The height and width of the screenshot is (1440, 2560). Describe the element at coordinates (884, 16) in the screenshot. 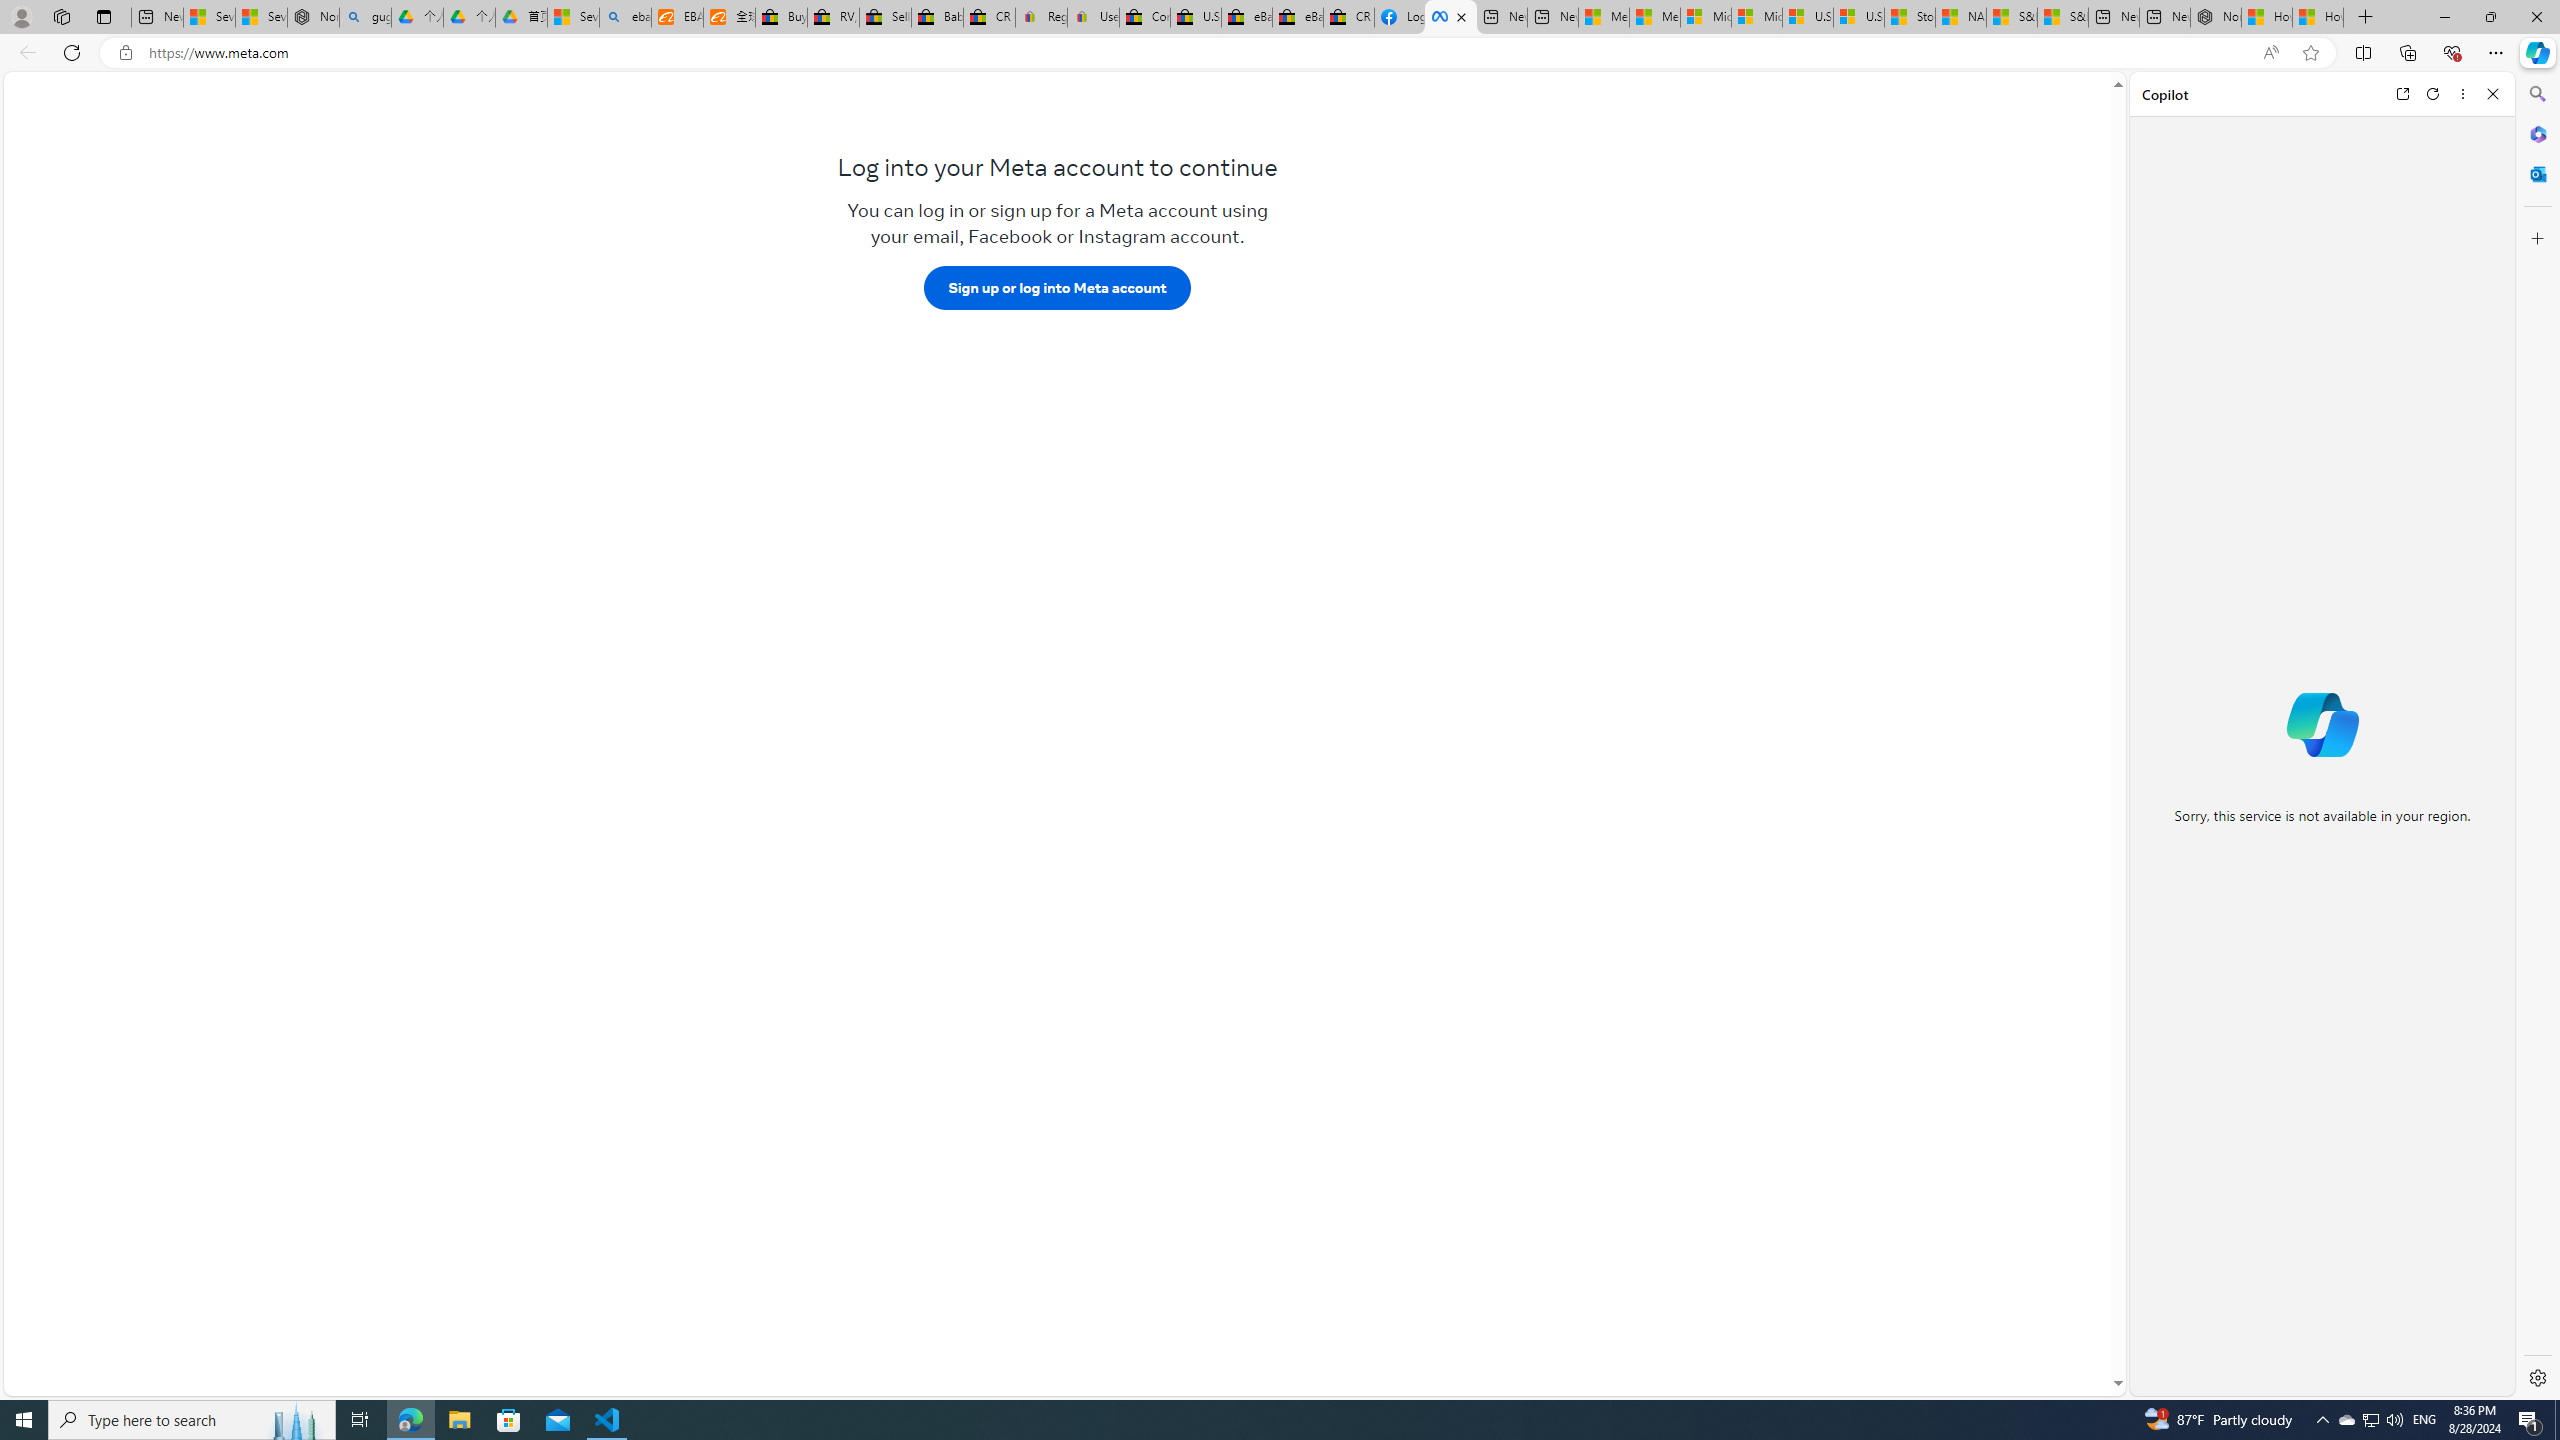

I see `'Sell worldwide with eBay'` at that location.